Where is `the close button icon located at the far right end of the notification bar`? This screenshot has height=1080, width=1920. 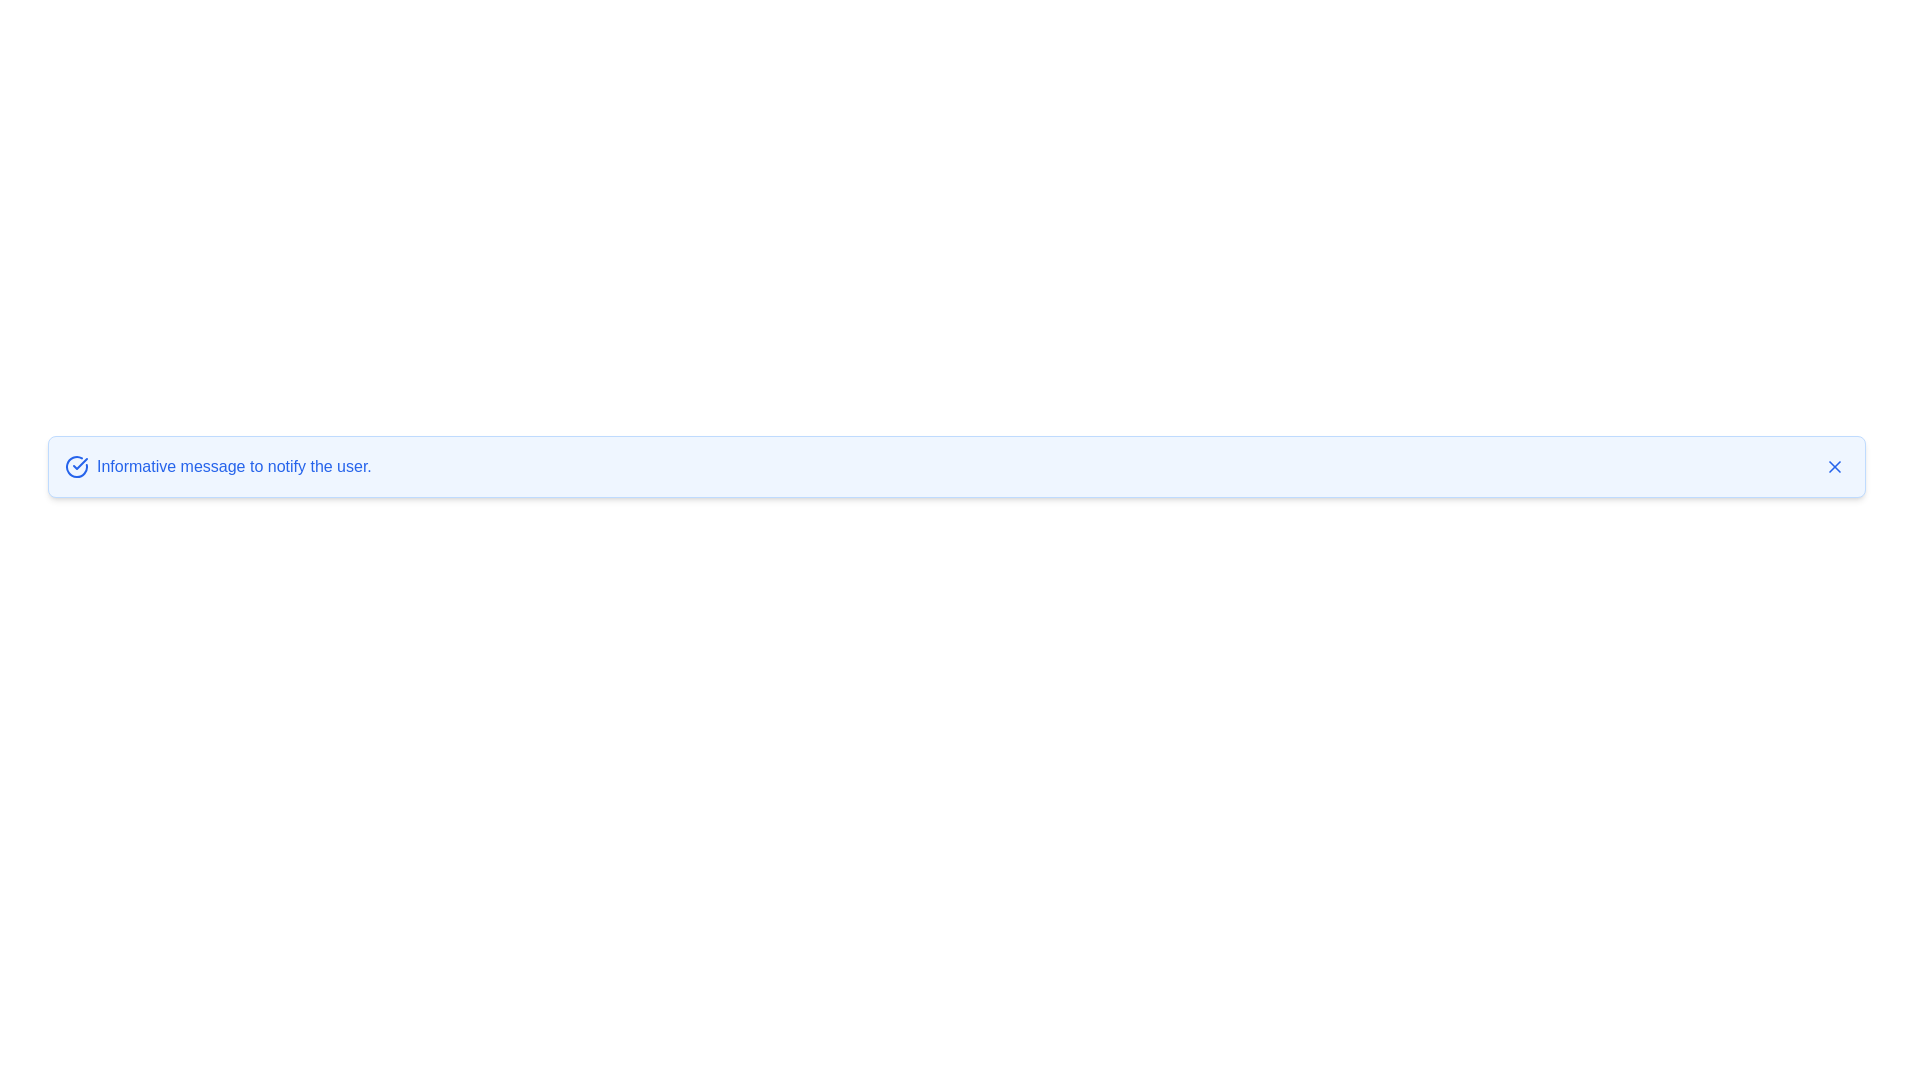
the close button icon located at the far right end of the notification bar is located at coordinates (1834, 466).